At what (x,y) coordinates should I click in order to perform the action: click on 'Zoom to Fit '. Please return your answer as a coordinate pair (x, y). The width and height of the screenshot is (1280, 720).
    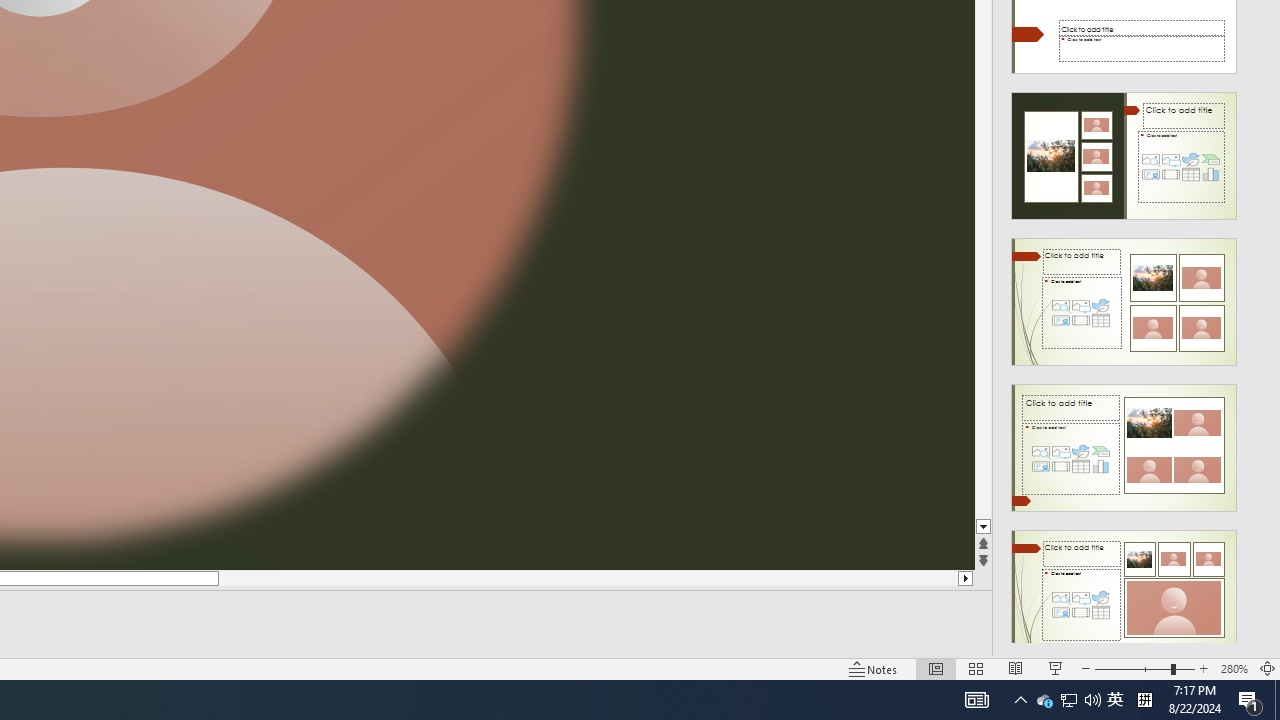
    Looking at the image, I should click on (1266, 669).